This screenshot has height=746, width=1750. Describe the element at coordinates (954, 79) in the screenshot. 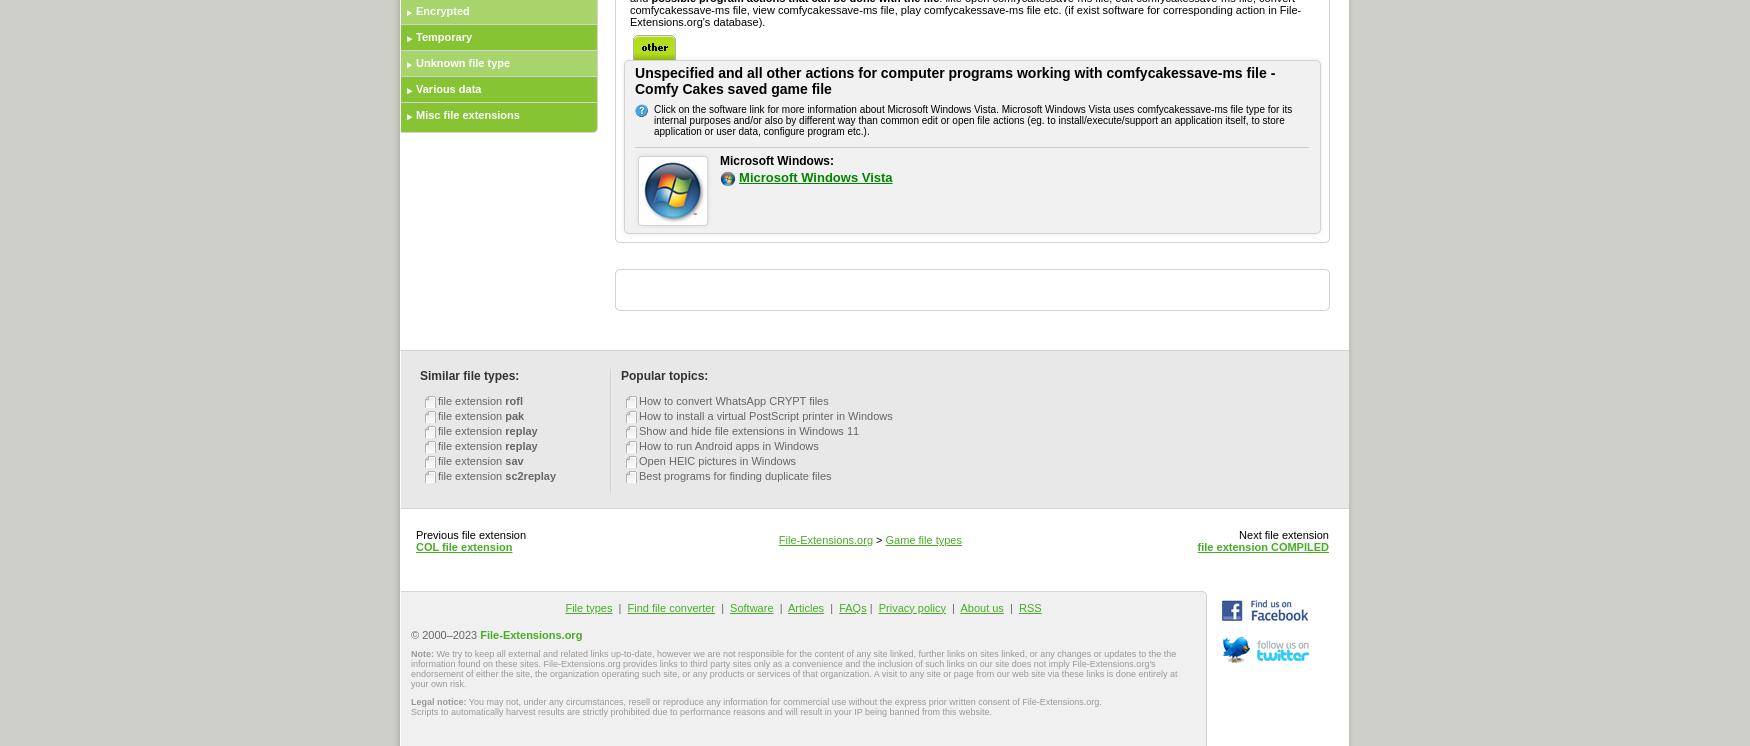

I see `'Unspecified and all other actions for computer programs working with comfycakessave-ms file - Comfy Cakes saved game file'` at that location.